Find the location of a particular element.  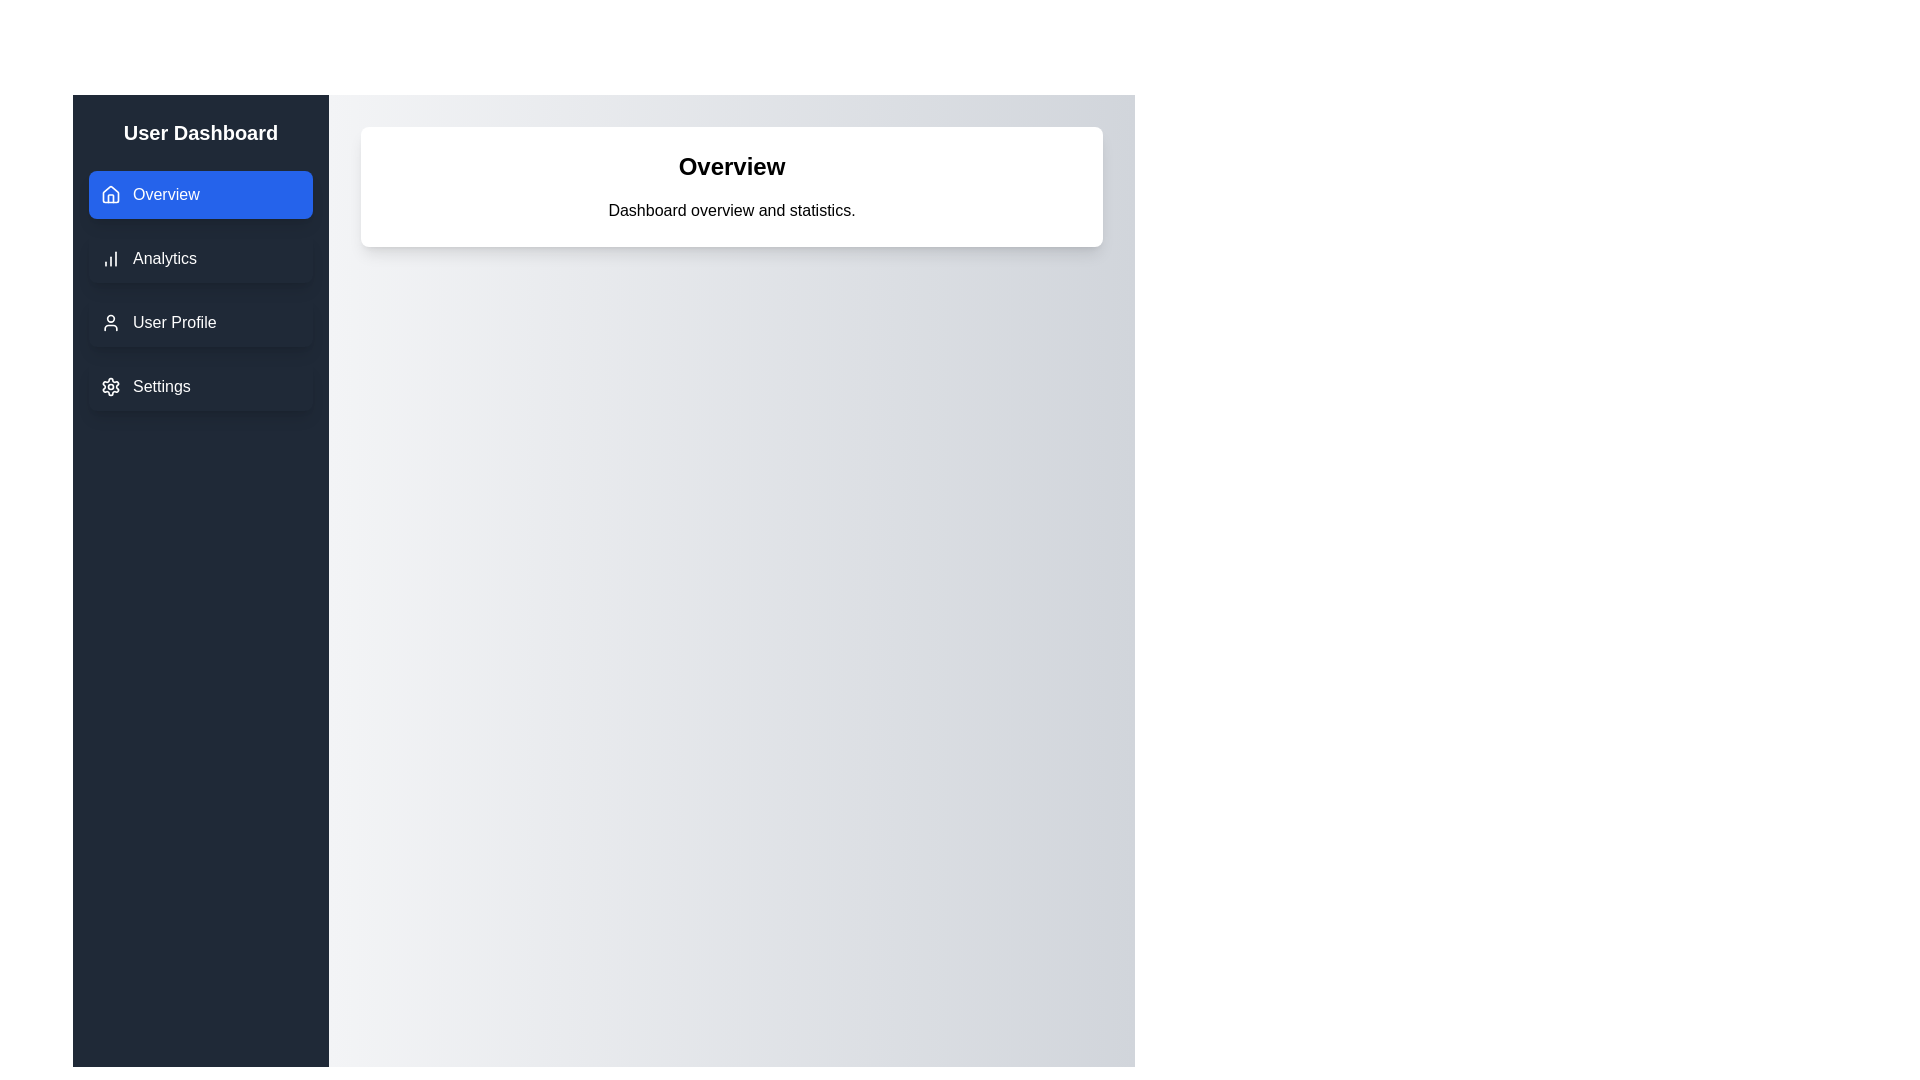

the section Overview from the navigation menu is located at coordinates (201, 195).